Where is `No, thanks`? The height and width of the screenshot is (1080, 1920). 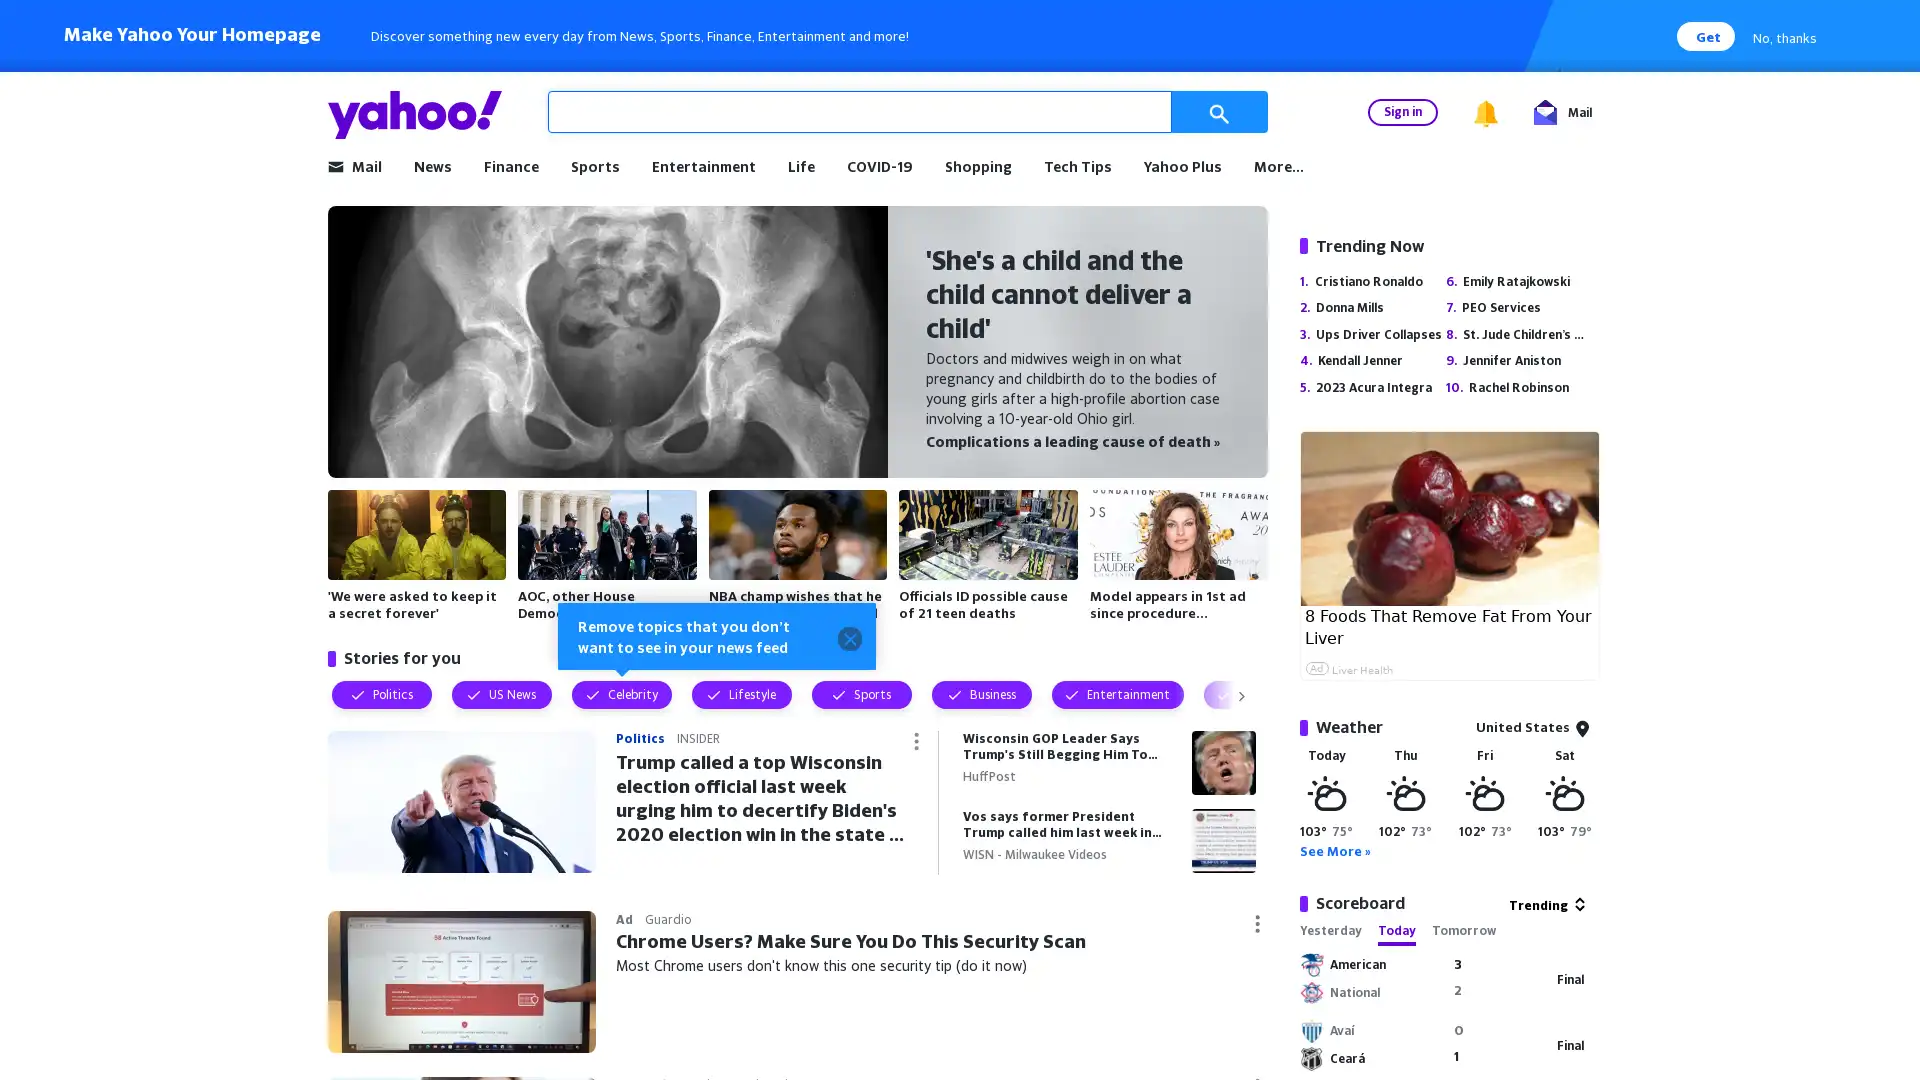
No, thanks is located at coordinates (1785, 38).